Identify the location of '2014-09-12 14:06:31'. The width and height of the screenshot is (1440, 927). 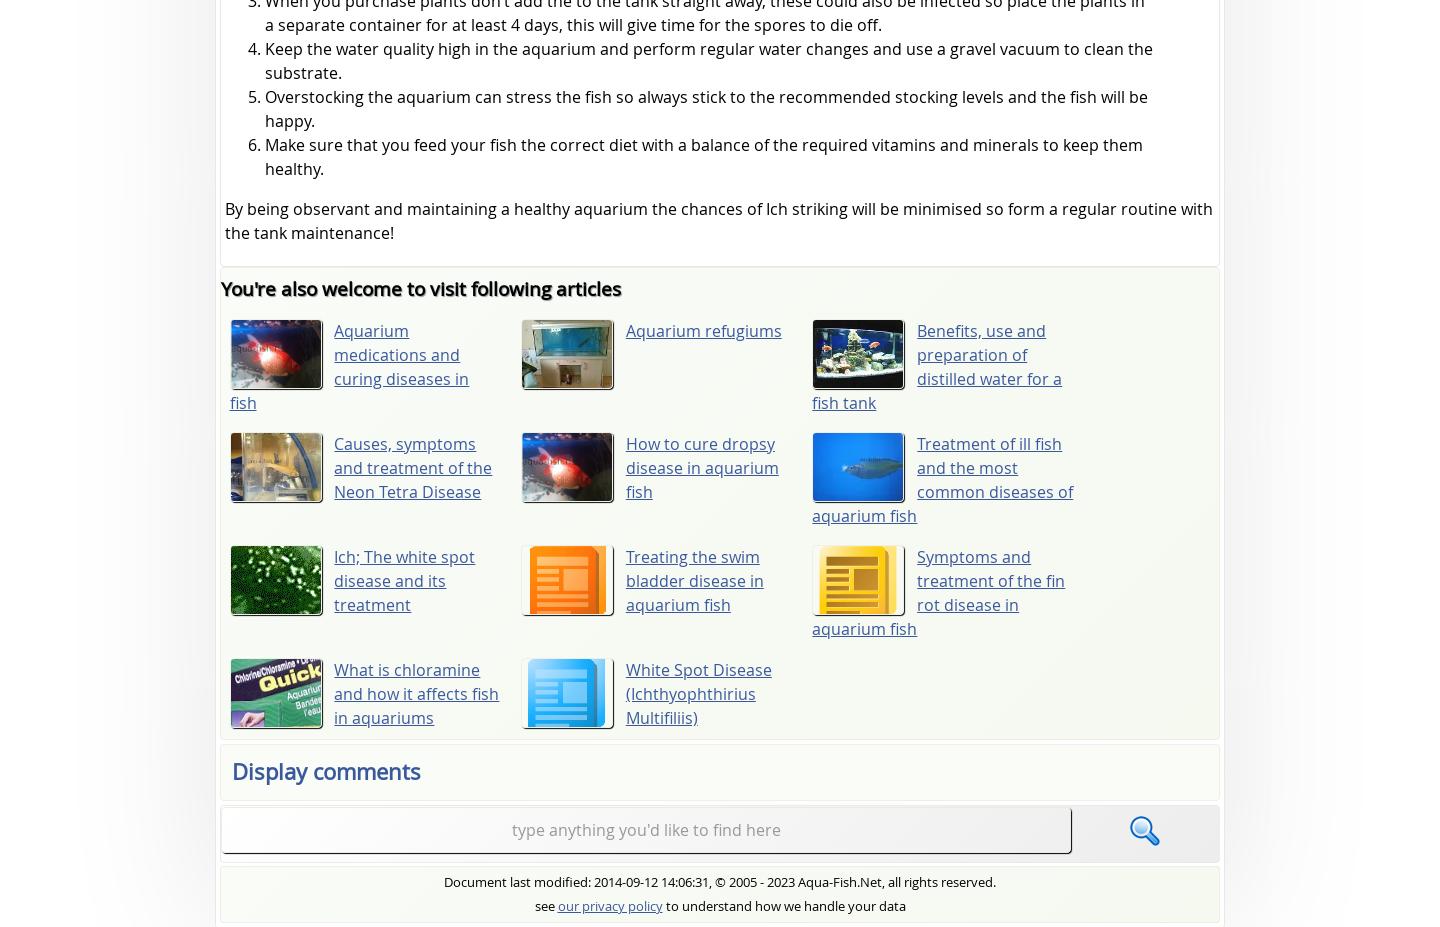
(650, 881).